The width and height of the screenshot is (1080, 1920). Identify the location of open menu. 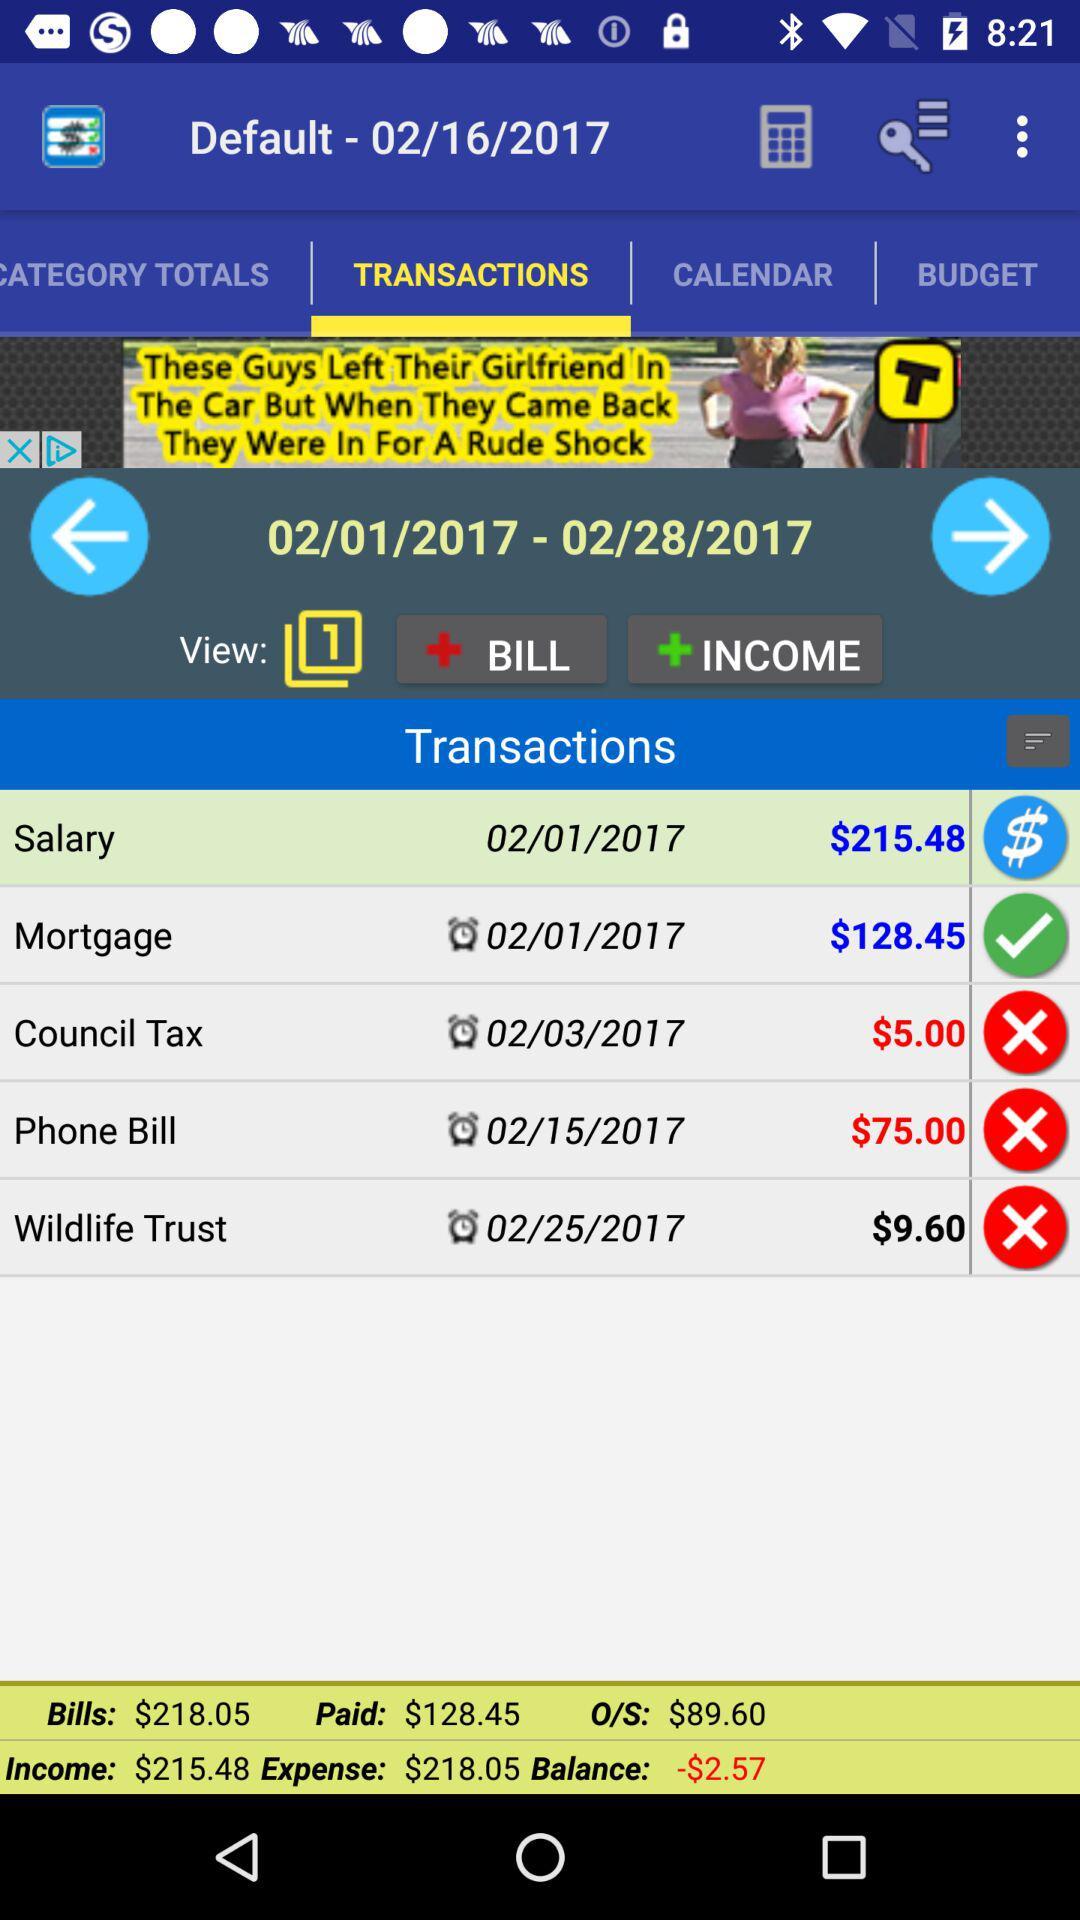
(1036, 739).